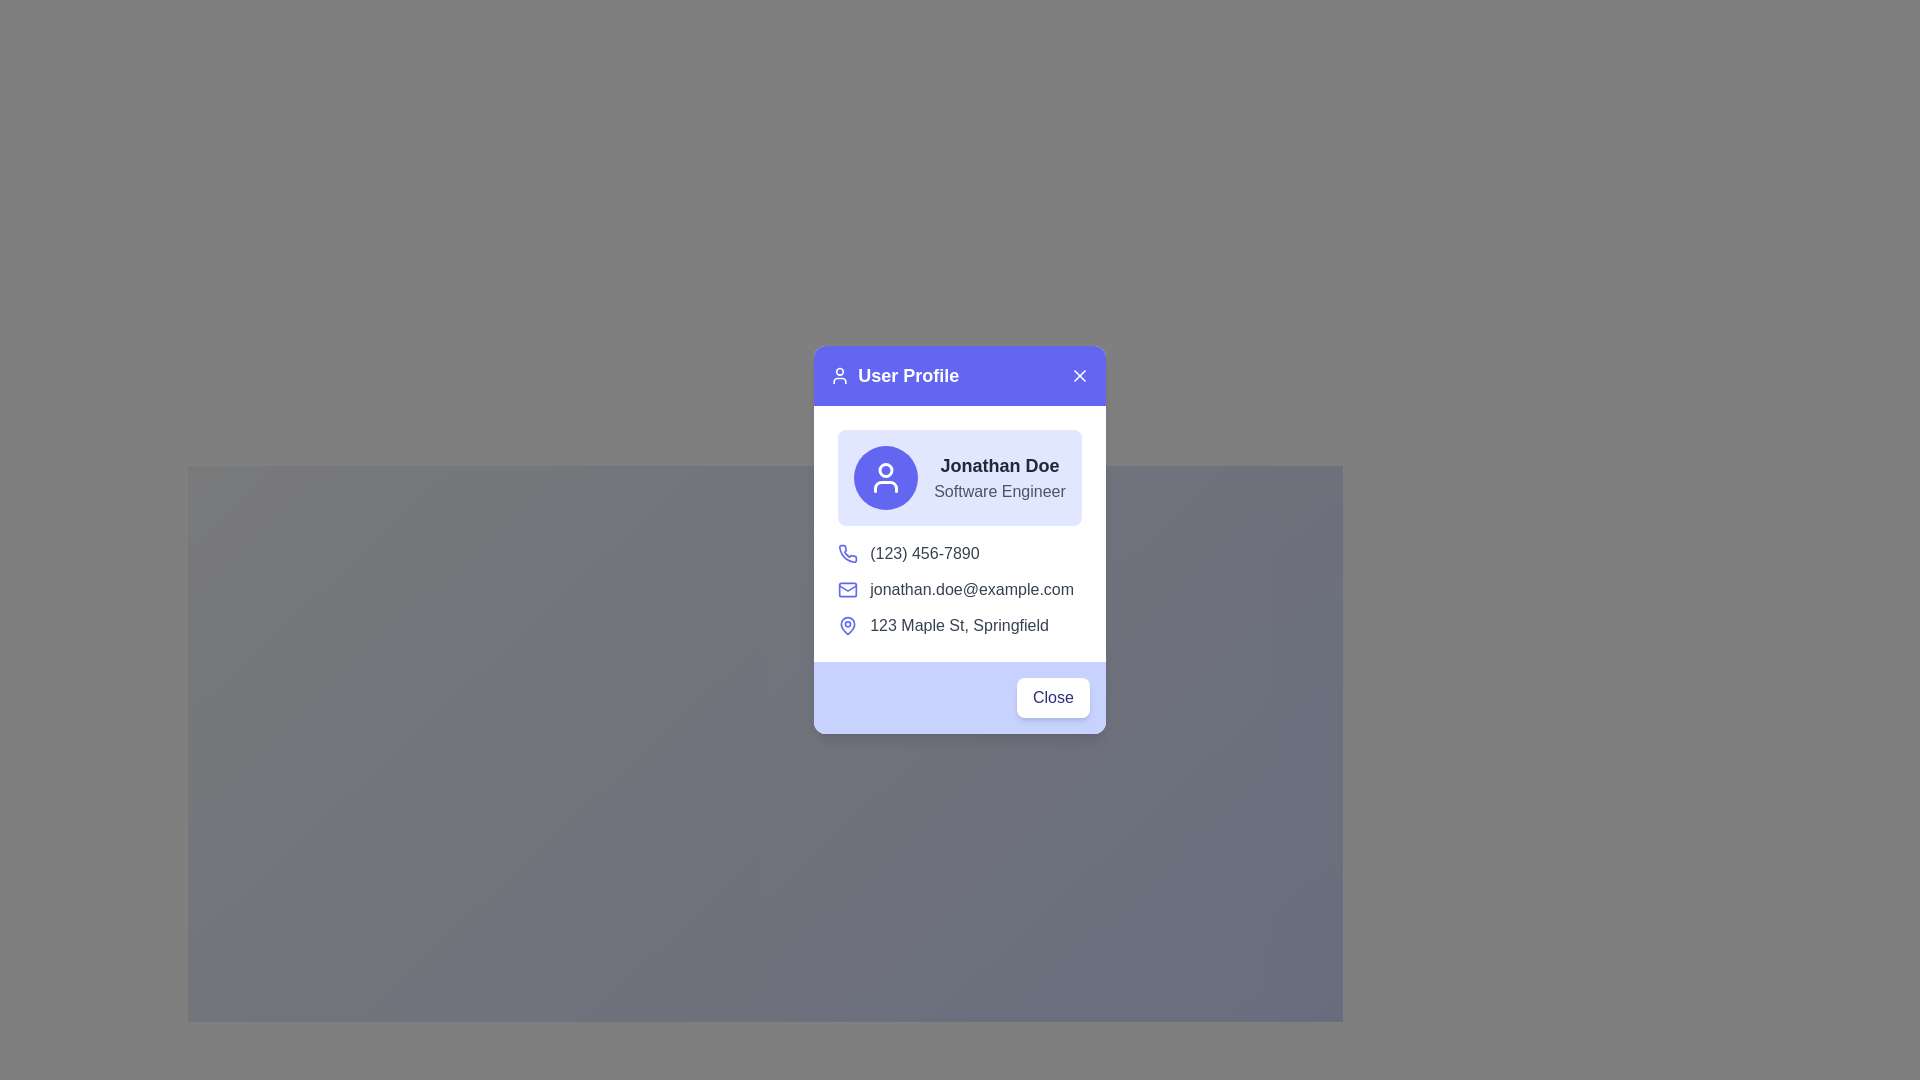 The height and width of the screenshot is (1080, 1920). Describe the element at coordinates (893, 375) in the screenshot. I see `the Text Label indicating the purpose or context of the user information panel, located at the top-left corner of the header` at that location.